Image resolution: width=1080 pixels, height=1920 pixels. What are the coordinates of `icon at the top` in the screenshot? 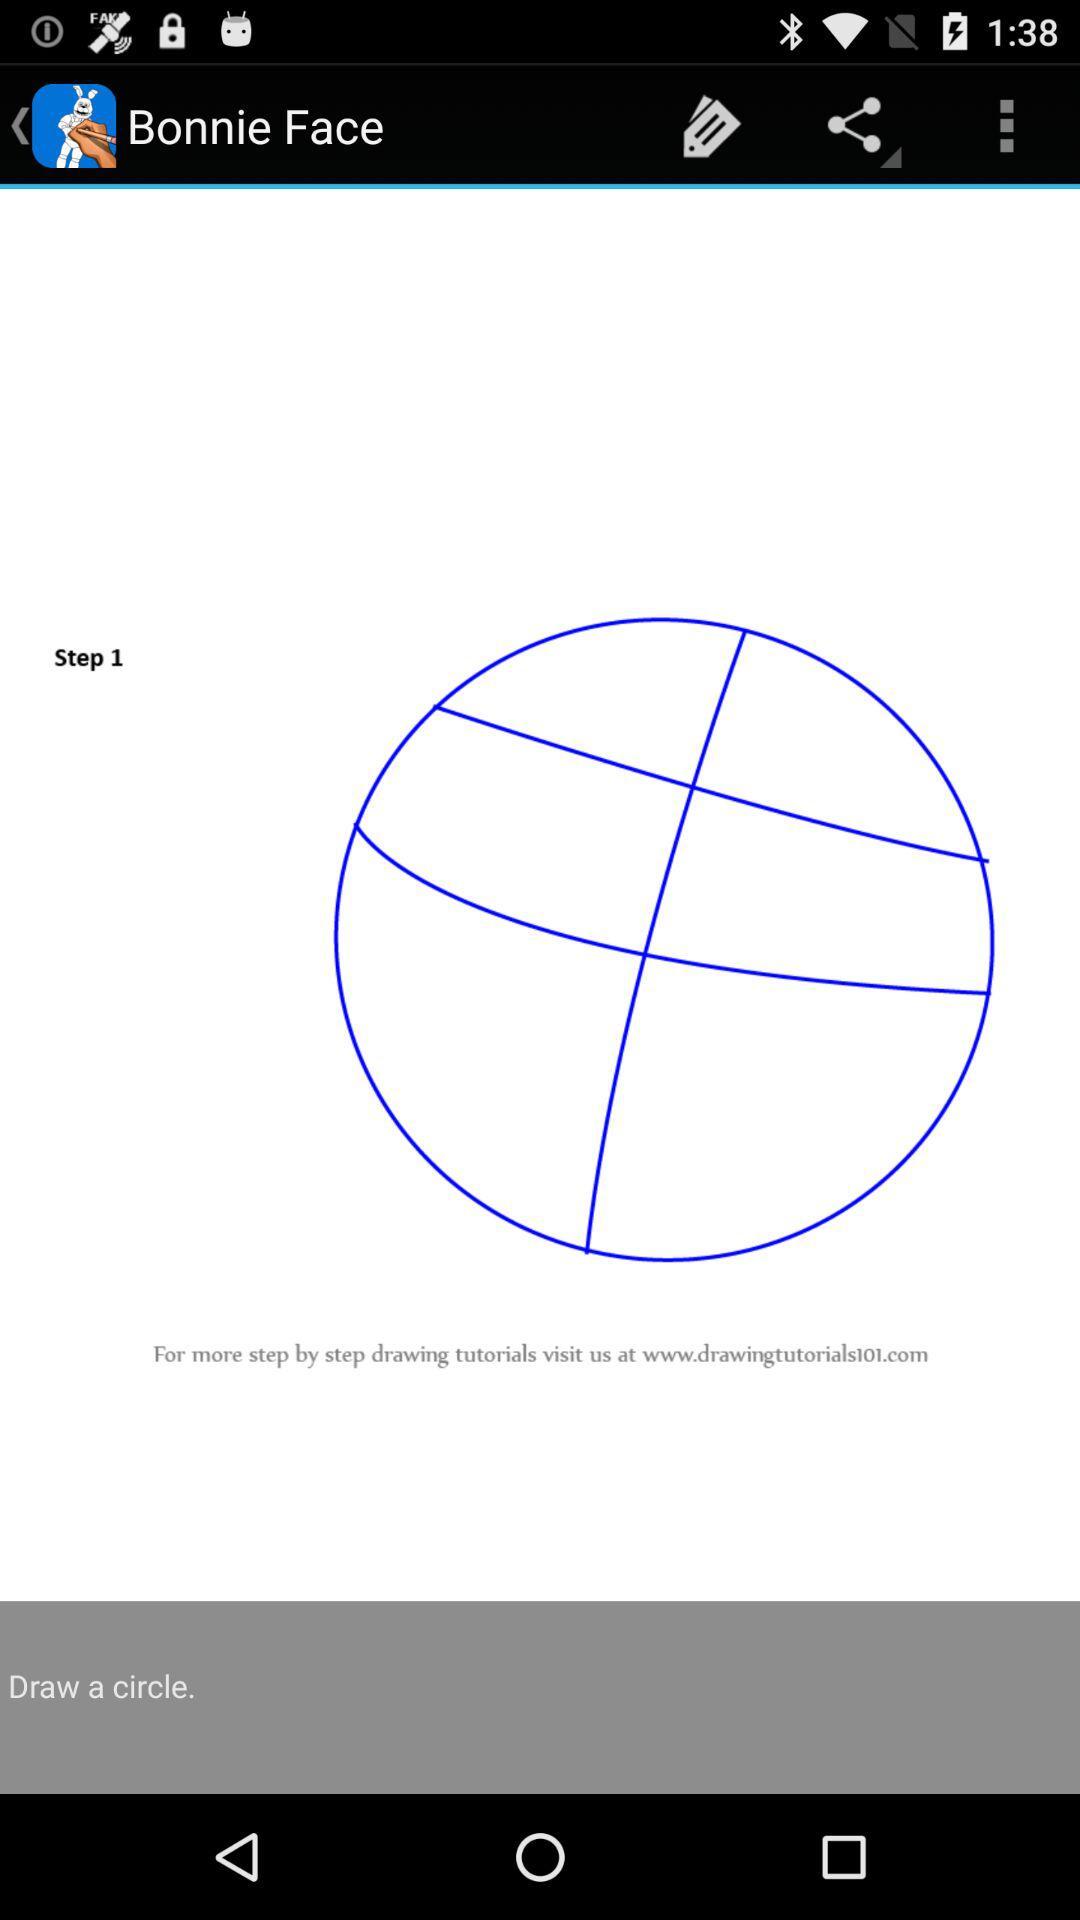 It's located at (711, 124).